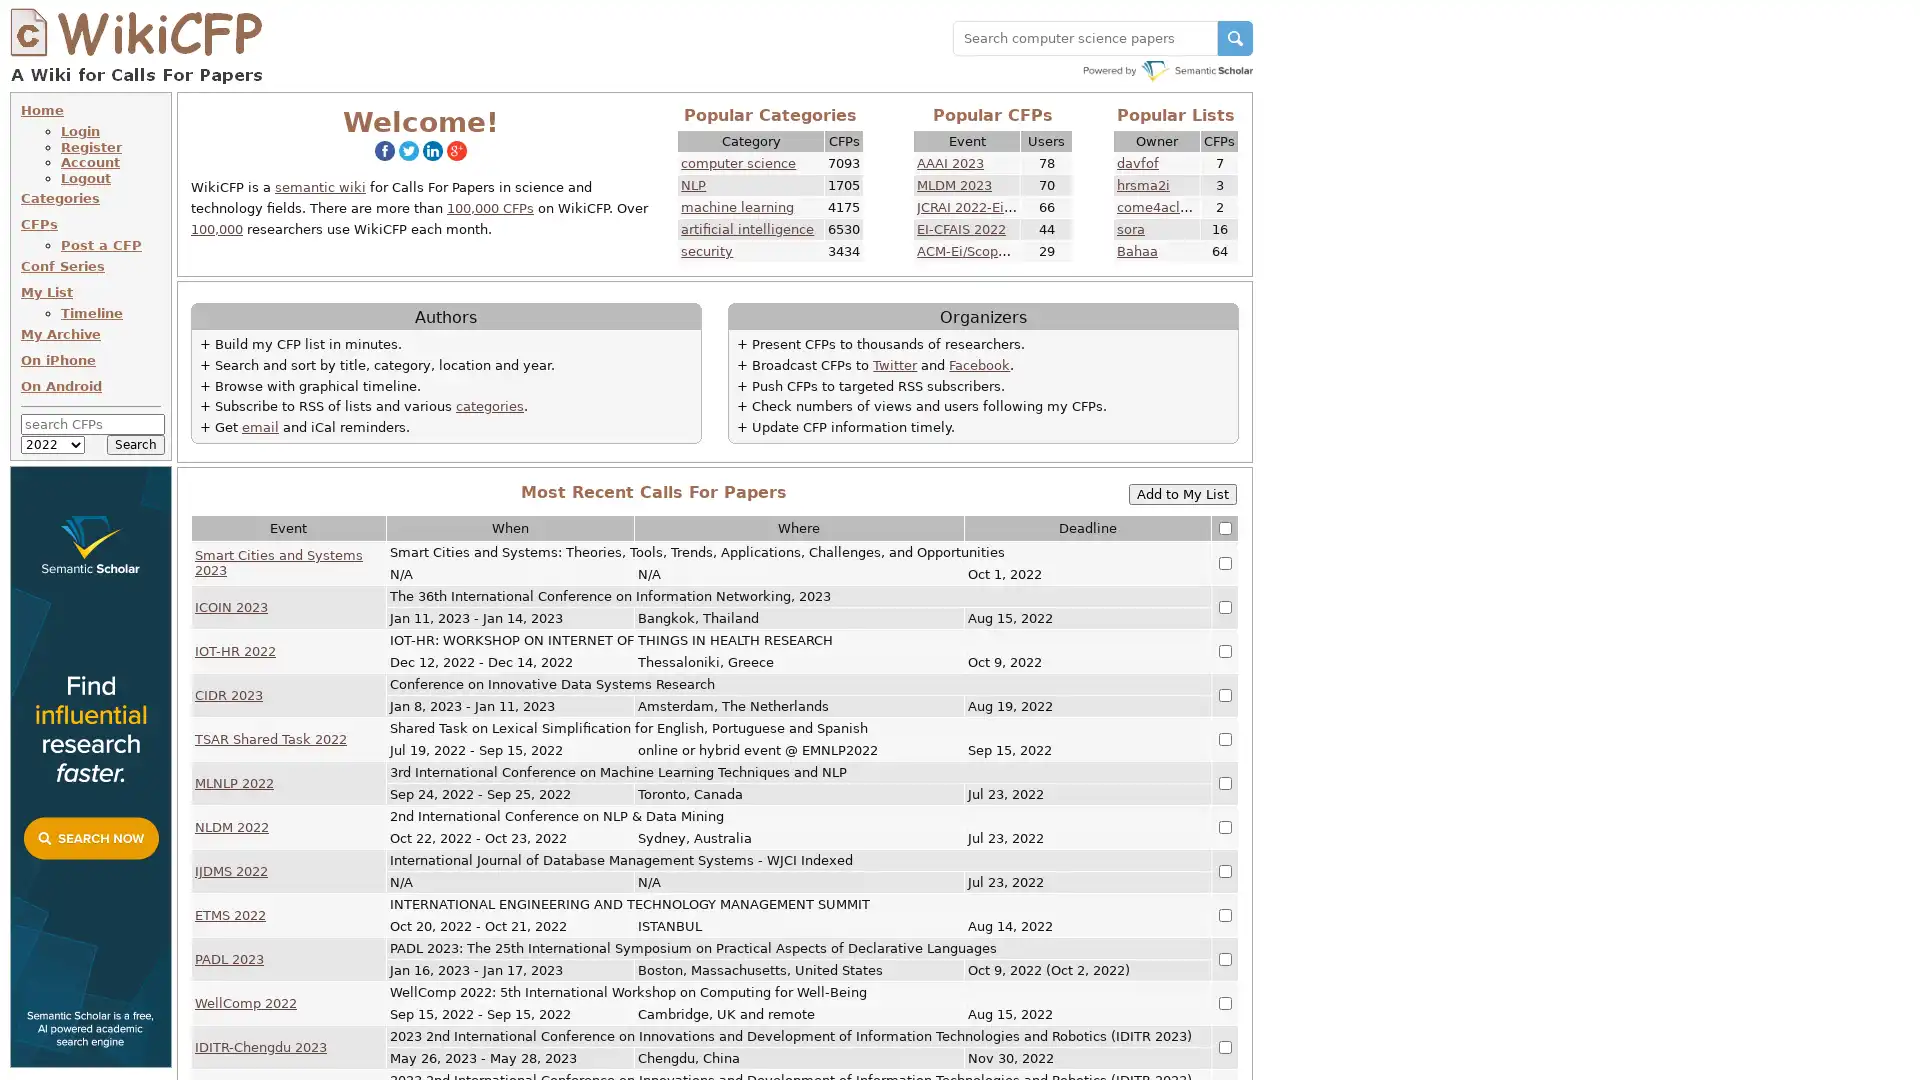 This screenshot has width=1920, height=1080. I want to click on Add to My List, so click(1182, 494).